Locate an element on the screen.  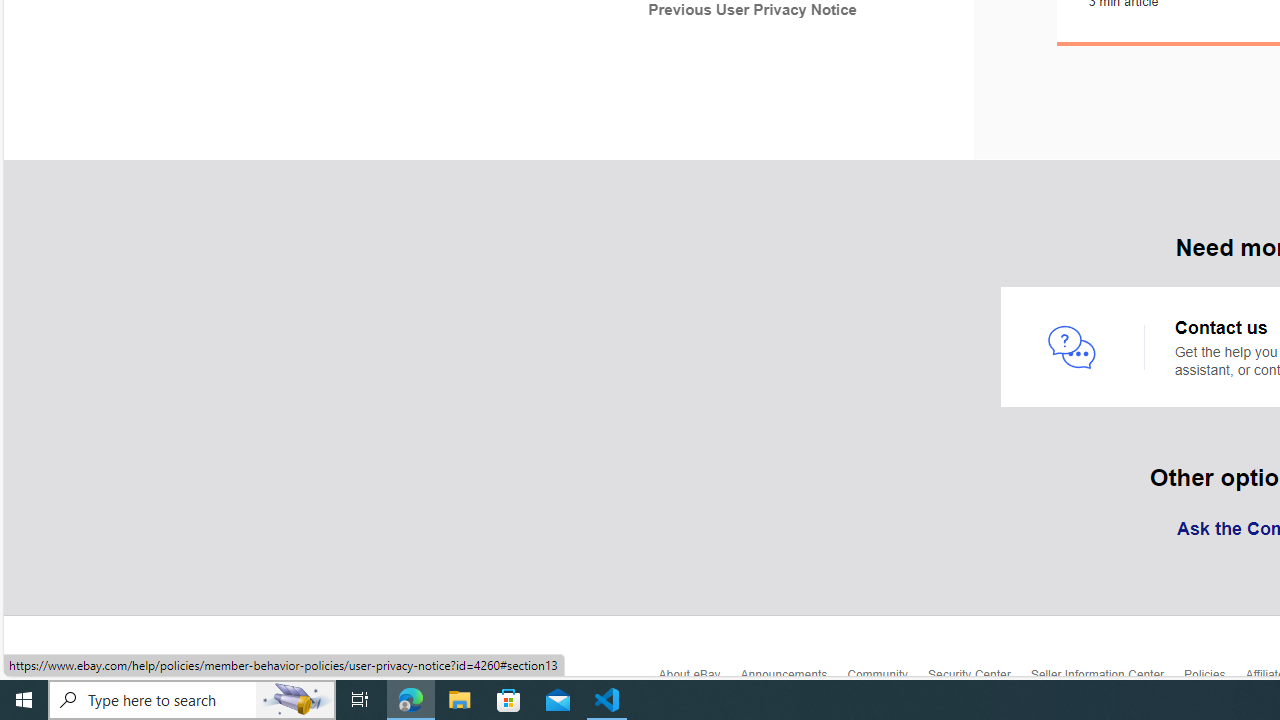
'Announcements' is located at coordinates (792, 679).